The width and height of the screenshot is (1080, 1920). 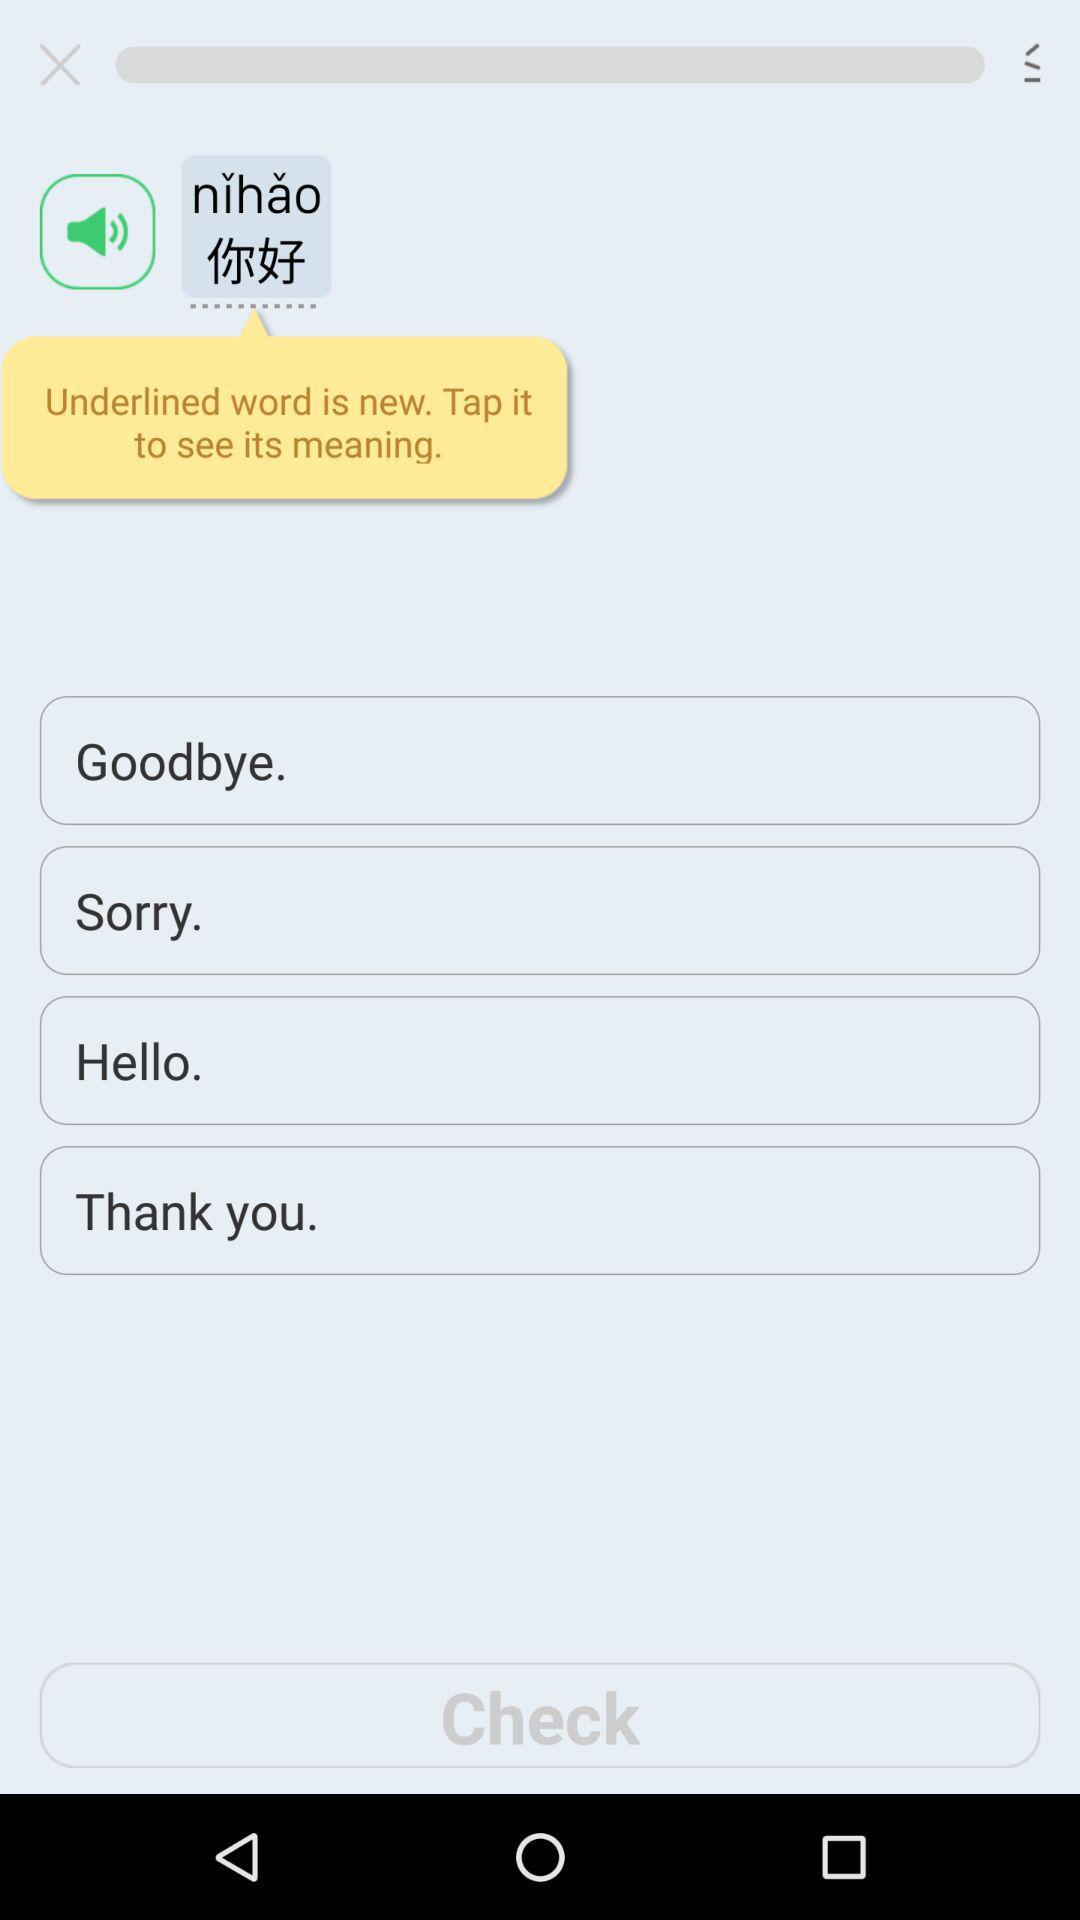 I want to click on section, so click(x=67, y=64).